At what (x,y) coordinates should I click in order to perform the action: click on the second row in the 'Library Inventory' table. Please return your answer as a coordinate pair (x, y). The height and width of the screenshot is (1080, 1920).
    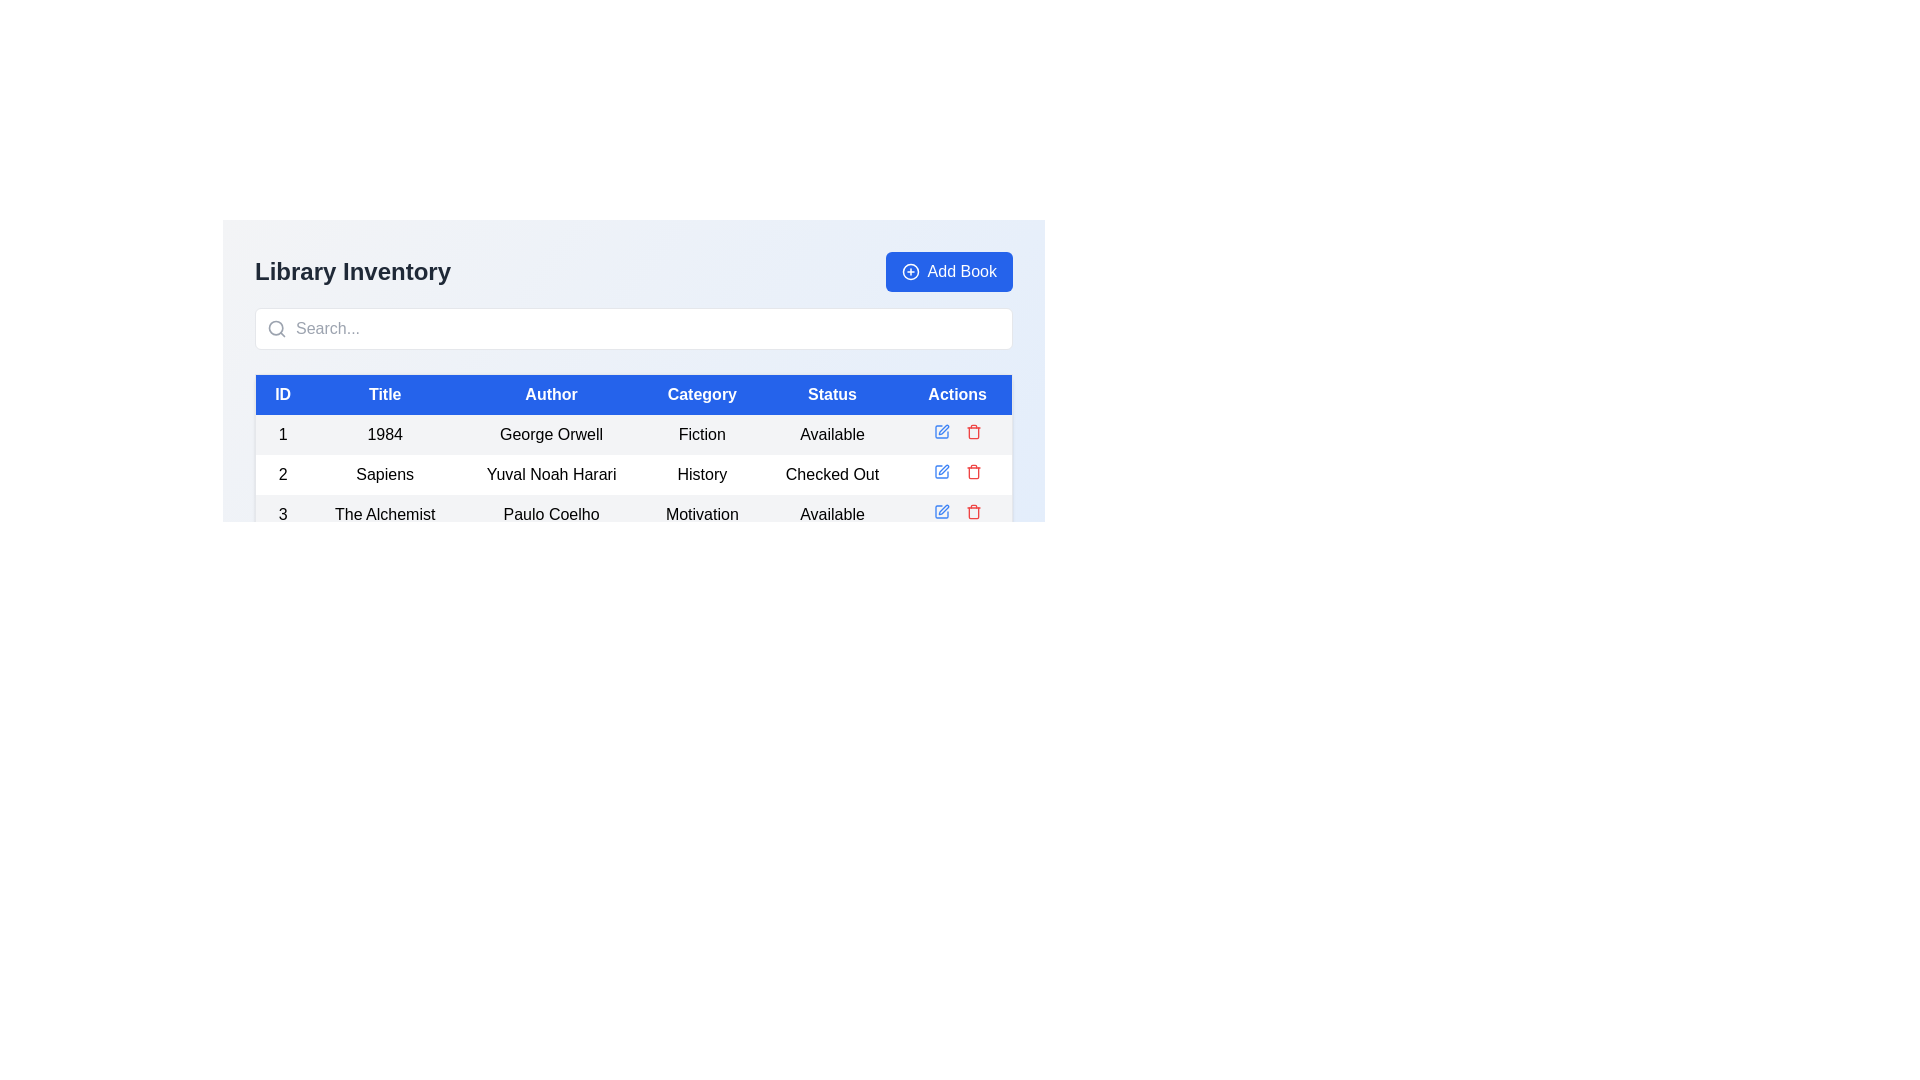
    Looking at the image, I should click on (632, 474).